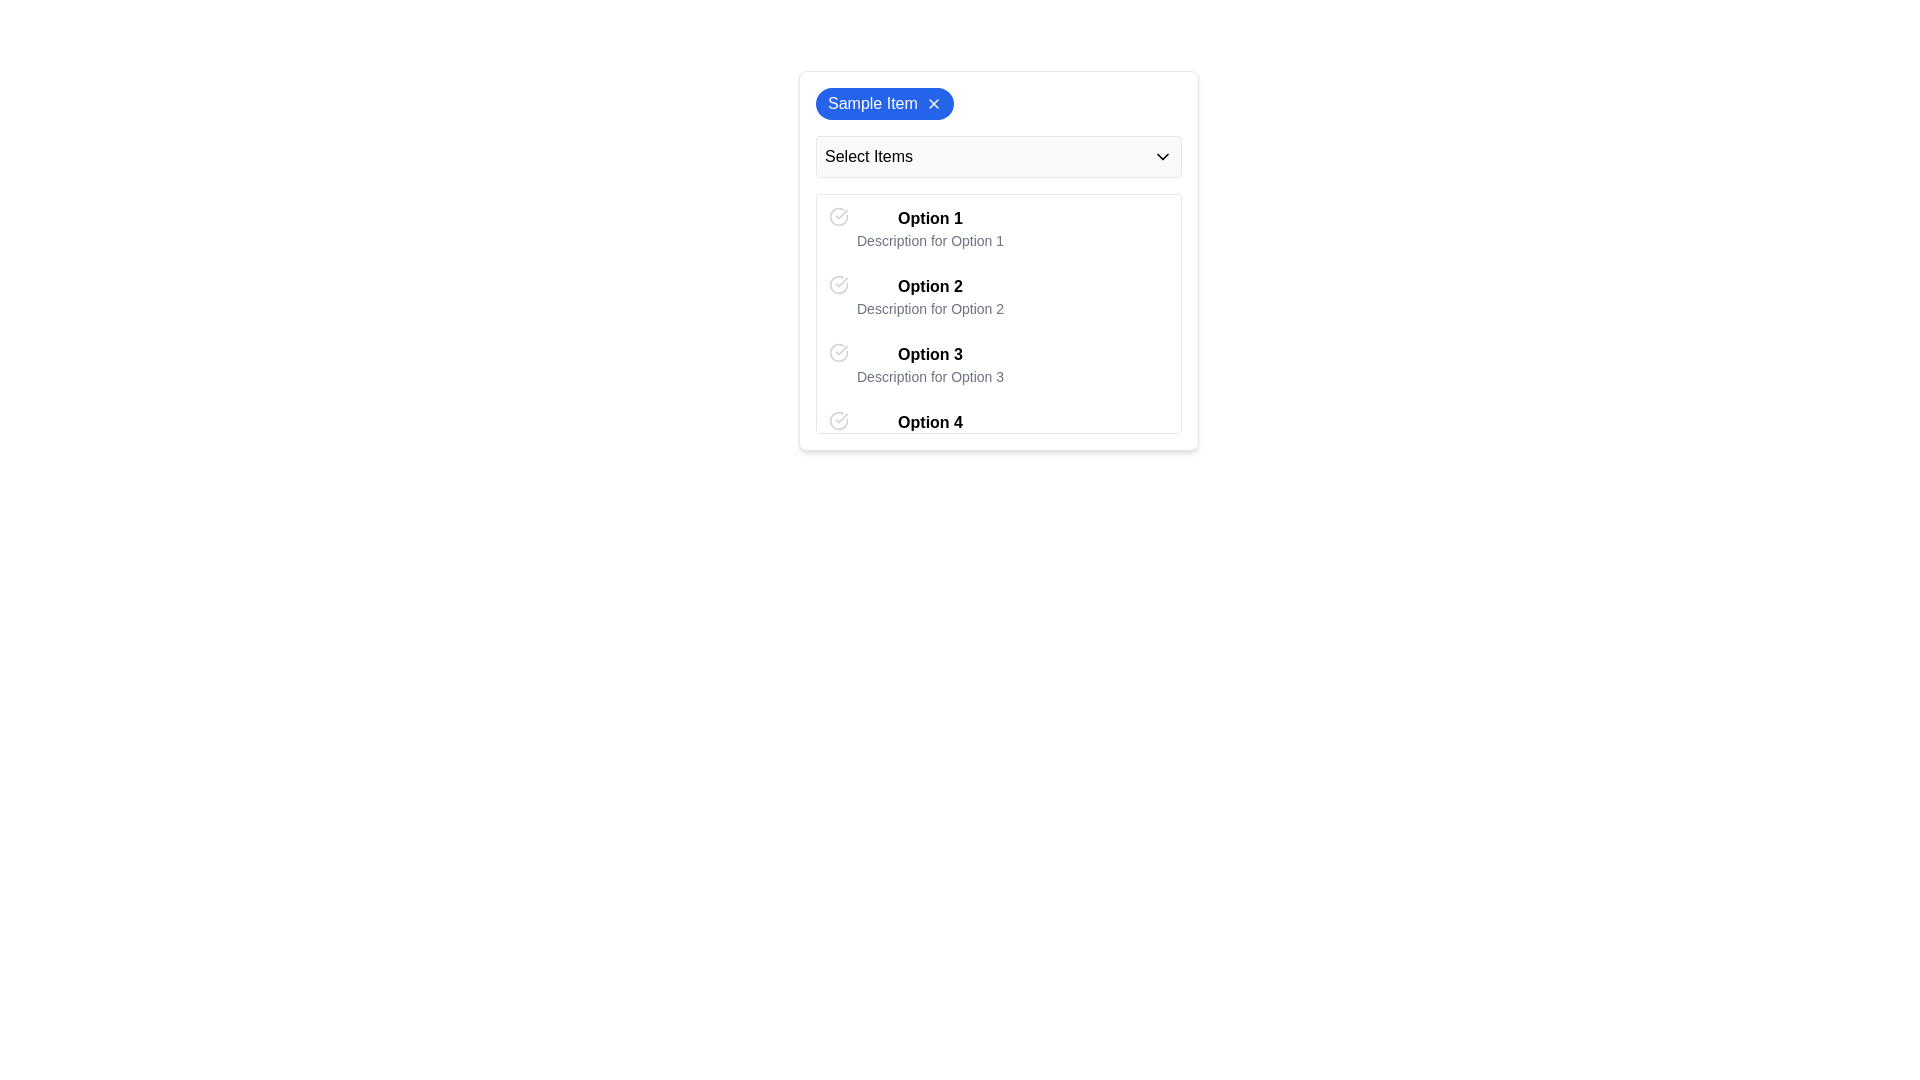  Describe the element at coordinates (839, 419) in the screenshot. I see `the icon for 'Option 4', which is positioned to the left of the text within the dropdown list` at that location.